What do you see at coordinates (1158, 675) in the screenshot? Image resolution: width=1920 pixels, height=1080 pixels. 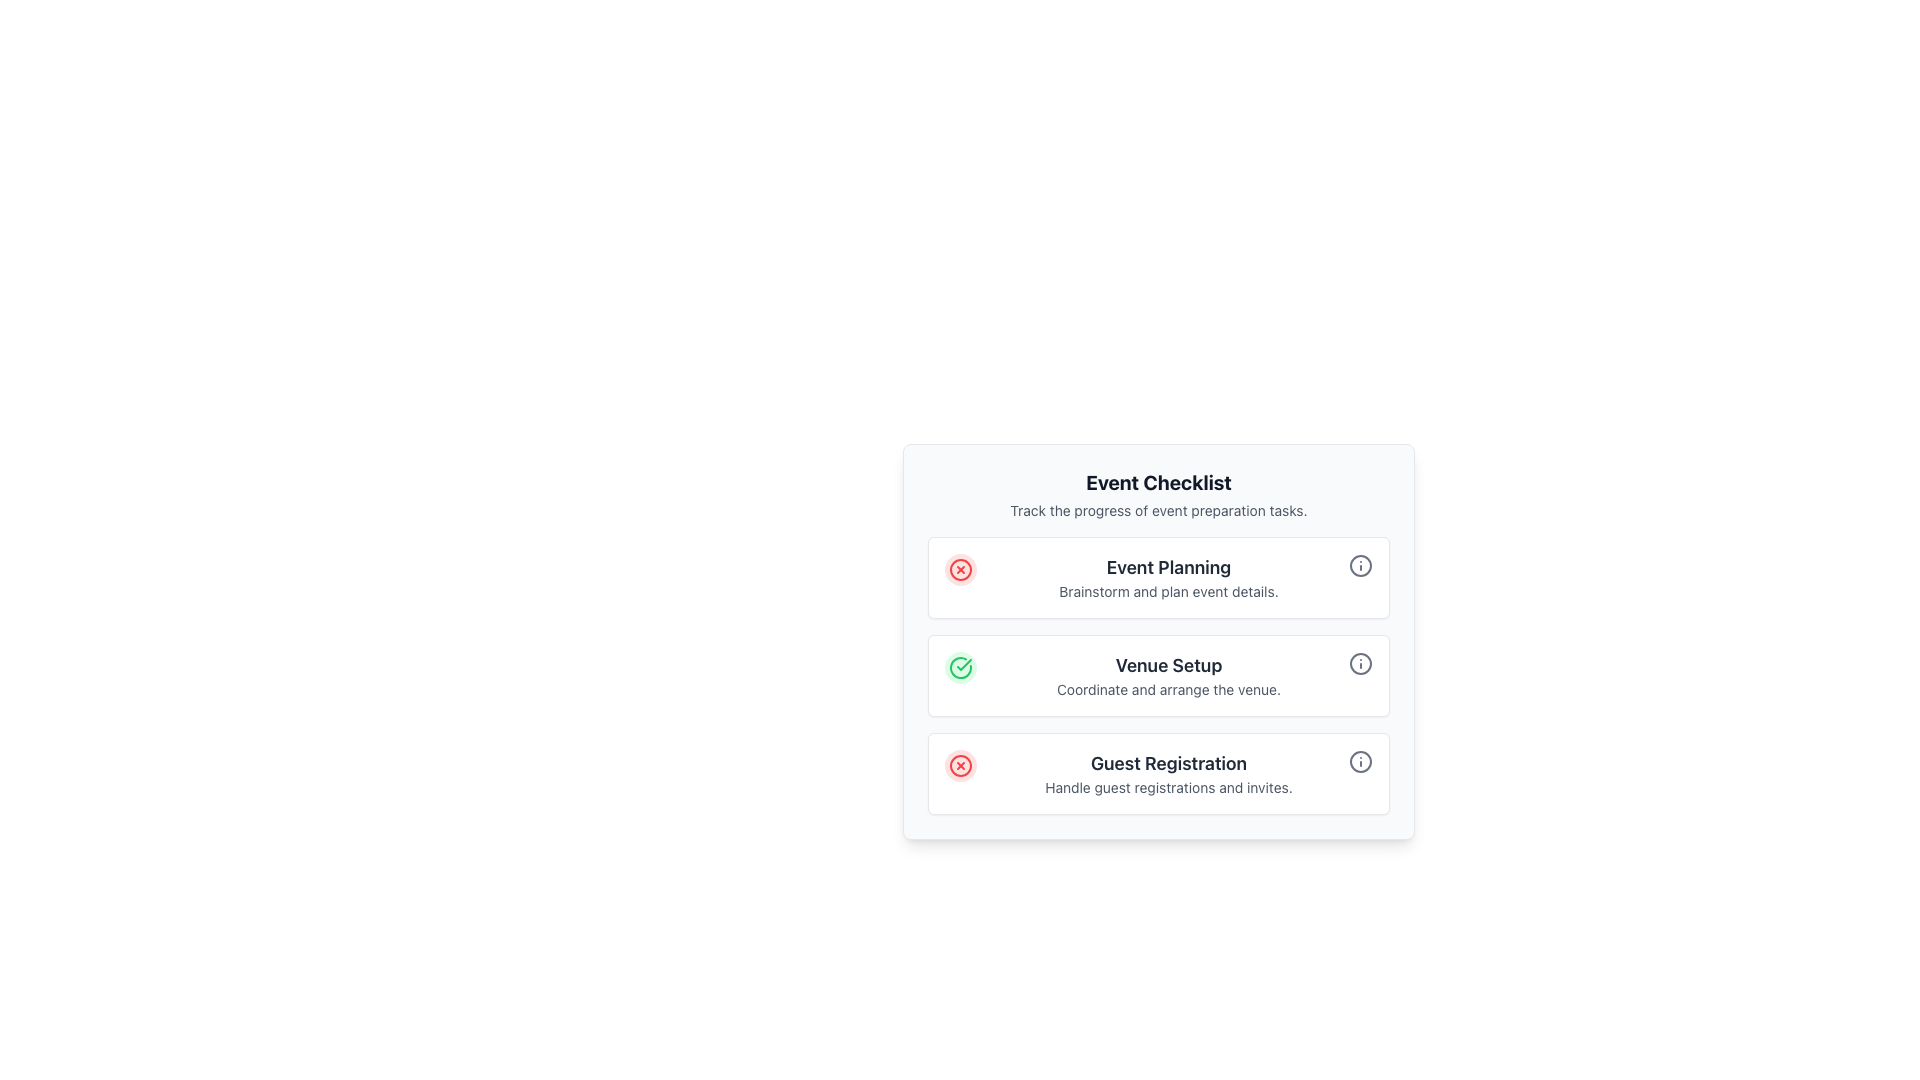 I see `the second informational list item titled 'Venue Setup'` at bounding box center [1158, 675].